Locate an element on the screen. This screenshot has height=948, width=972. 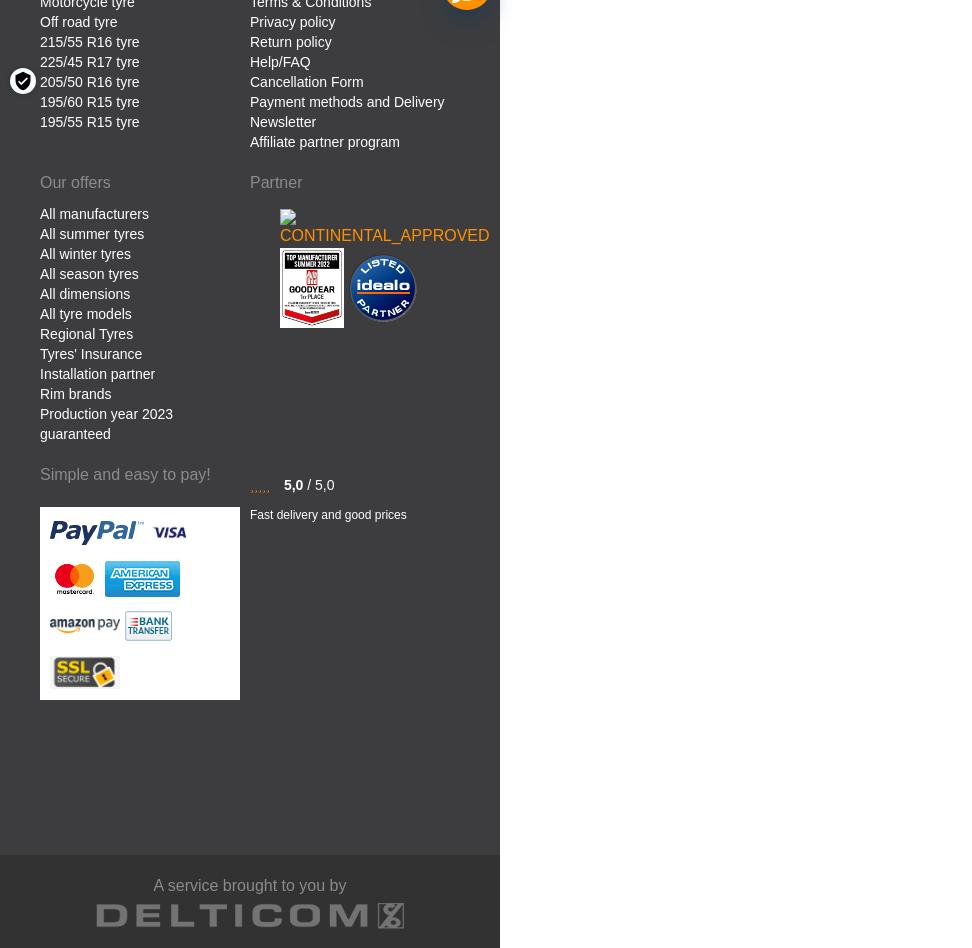
'Return policy' is located at coordinates (290, 40).